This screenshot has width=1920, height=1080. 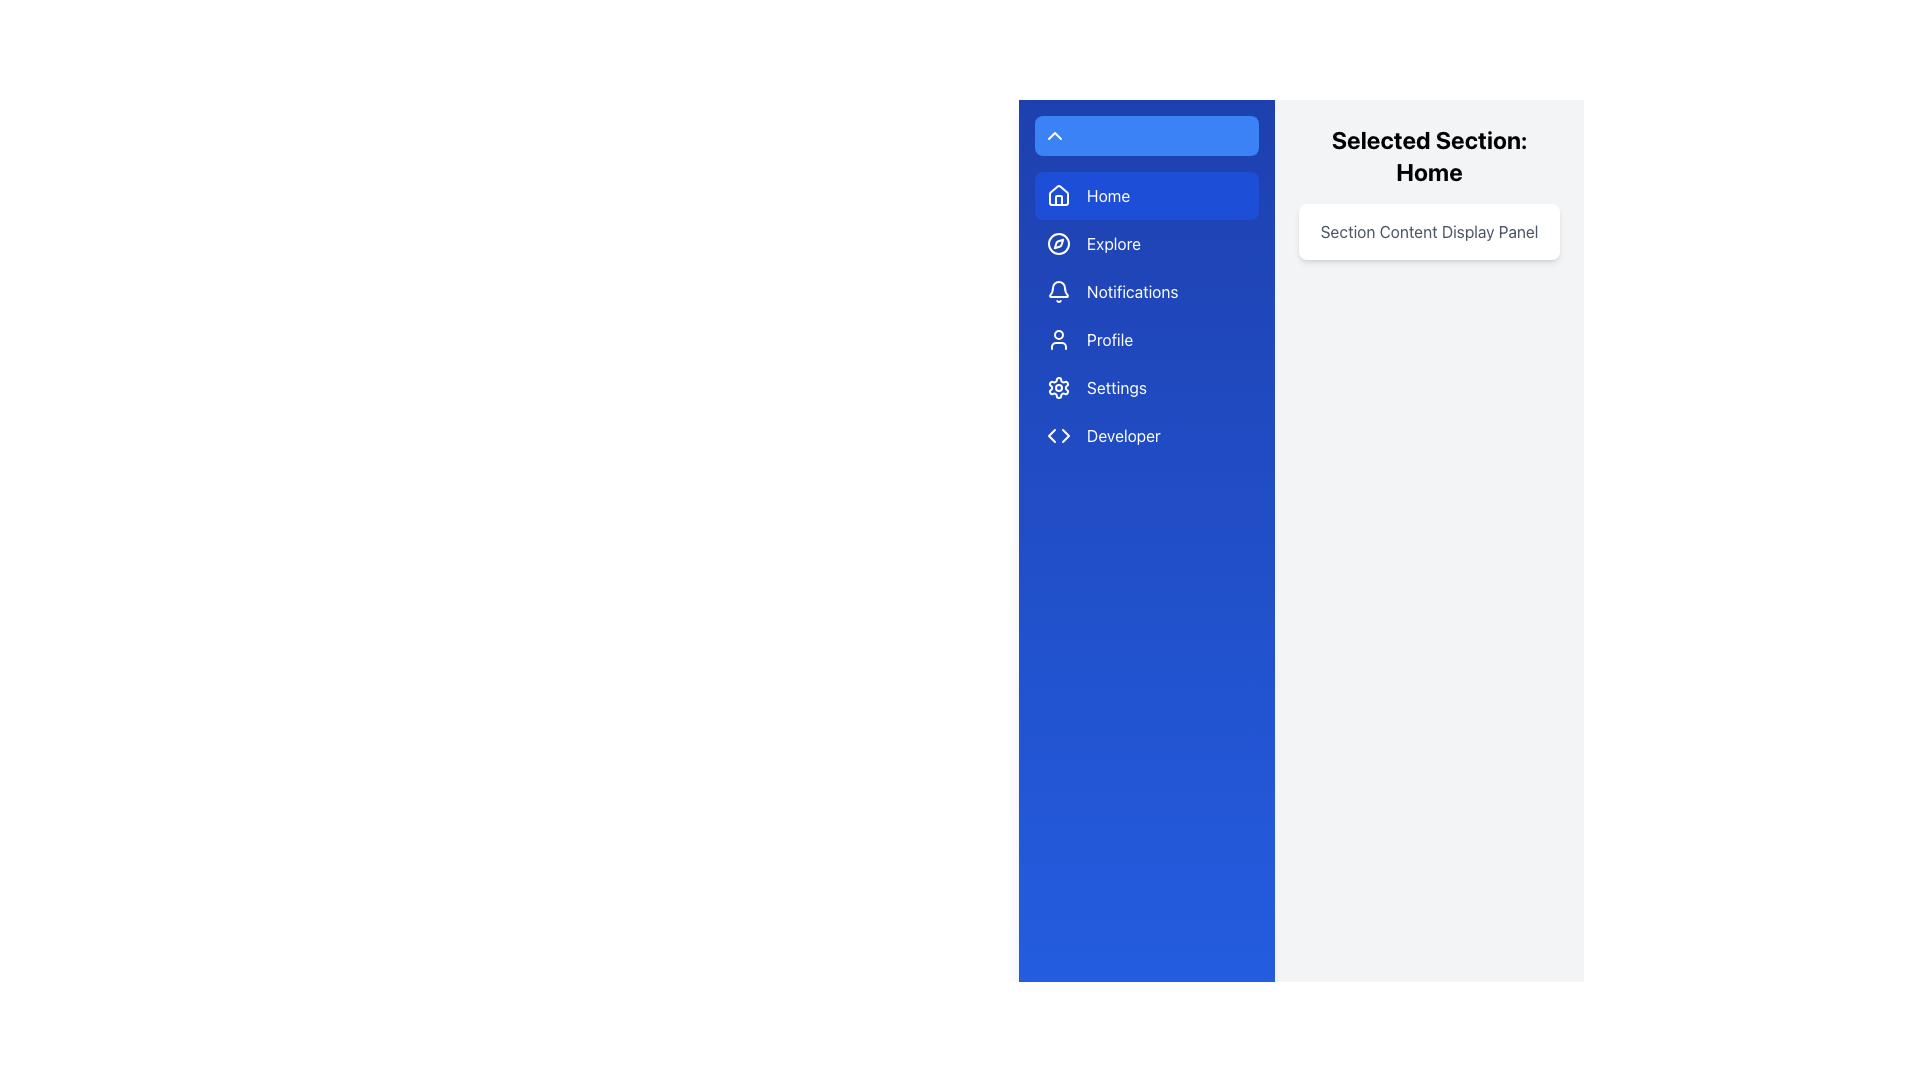 What do you see at coordinates (1058, 338) in the screenshot?
I see `the 'Profile' icon located in the left-hand sidebar menu, which is the fourth item from the top` at bounding box center [1058, 338].